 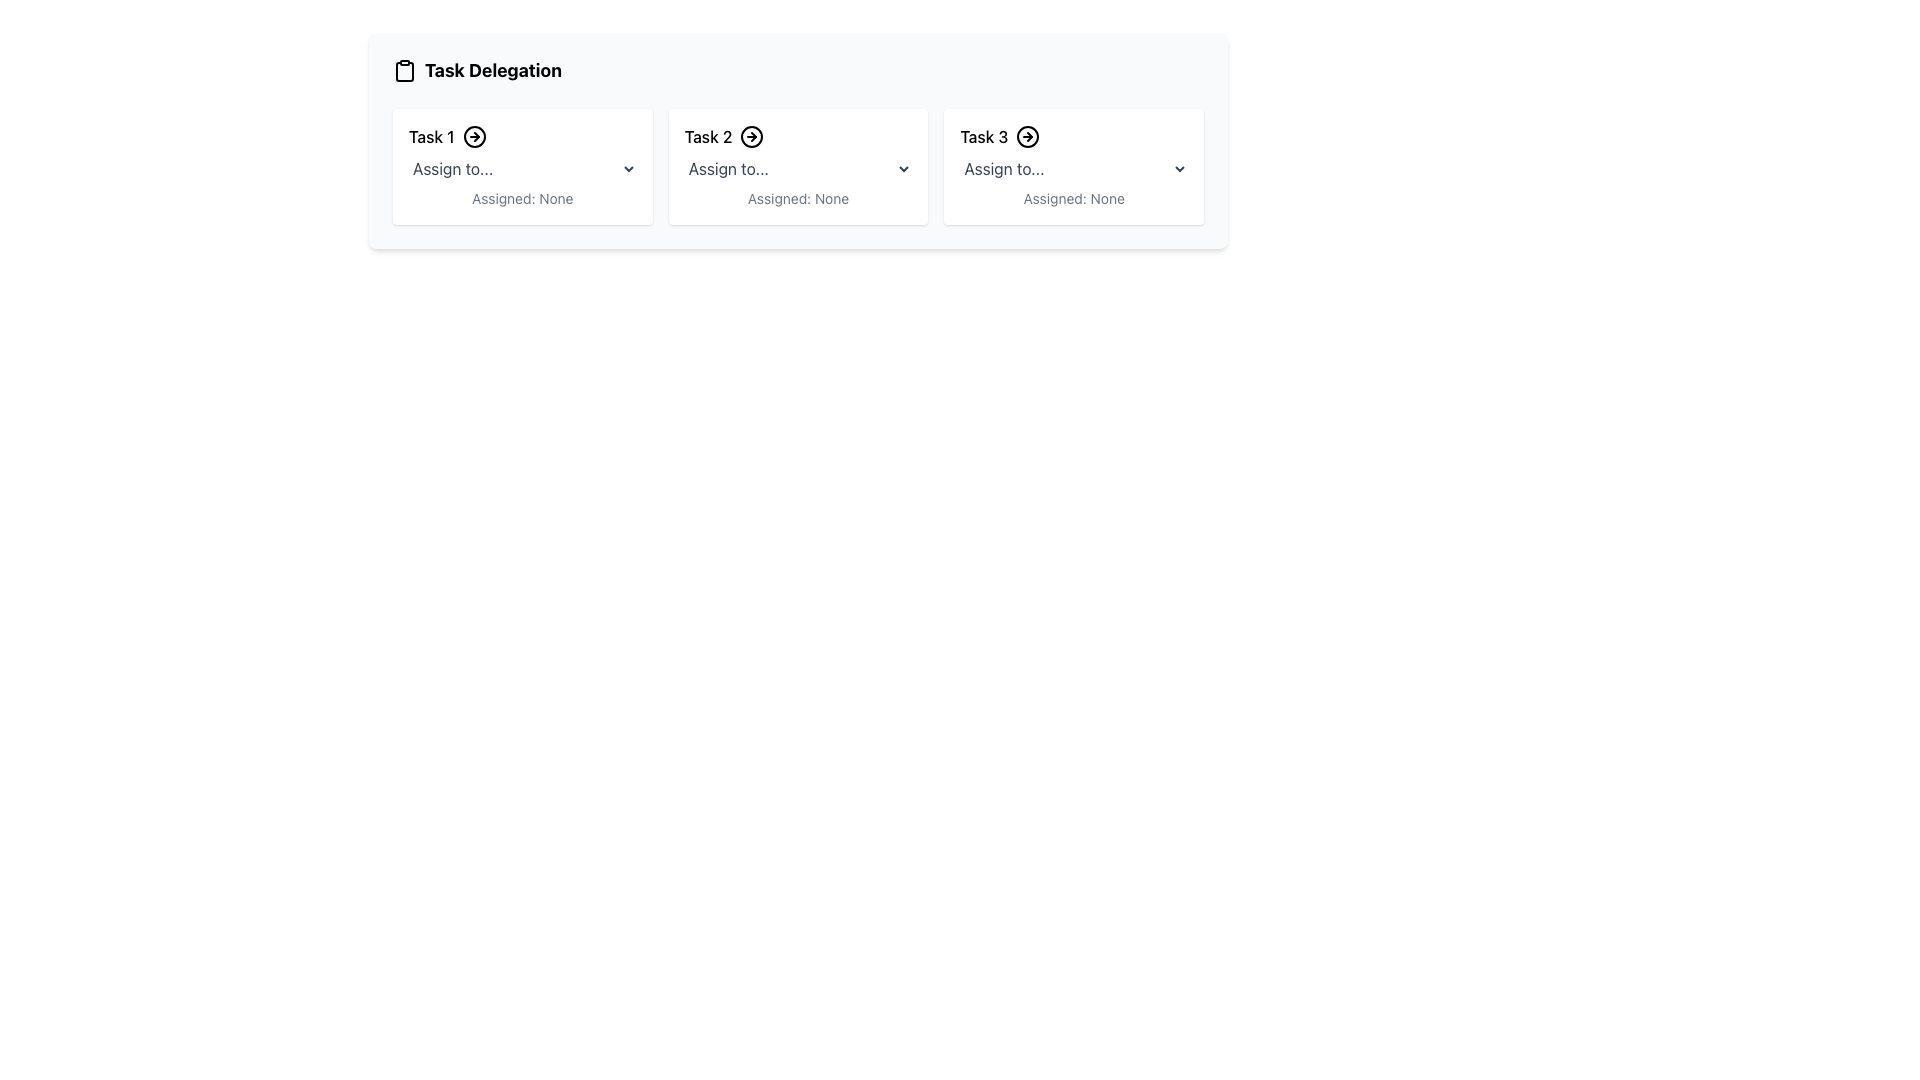 I want to click on the Dropdown menu labeled 'Task 2', so click(x=797, y=168).